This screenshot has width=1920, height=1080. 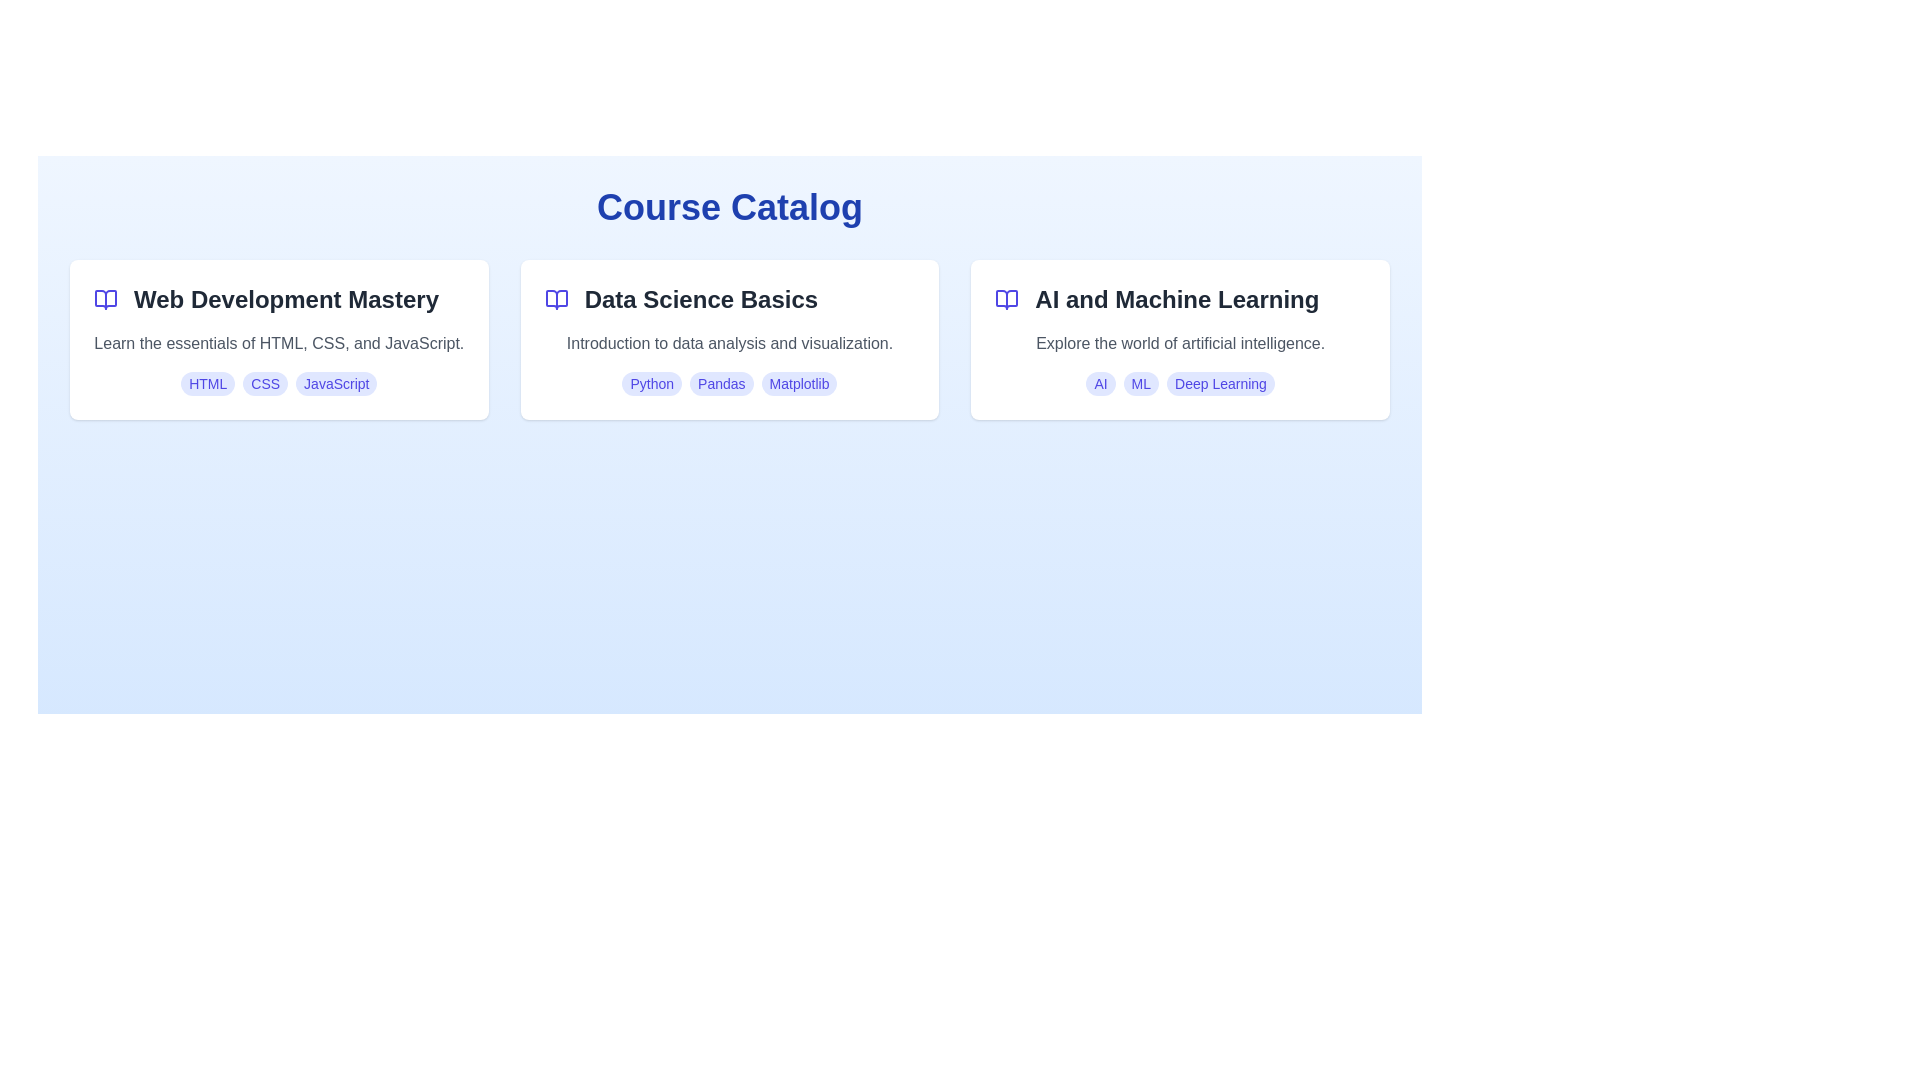 I want to click on the Tag Group containing the keywords 'AI', 'ML', and 'Deep Learning', so click(x=1180, y=384).